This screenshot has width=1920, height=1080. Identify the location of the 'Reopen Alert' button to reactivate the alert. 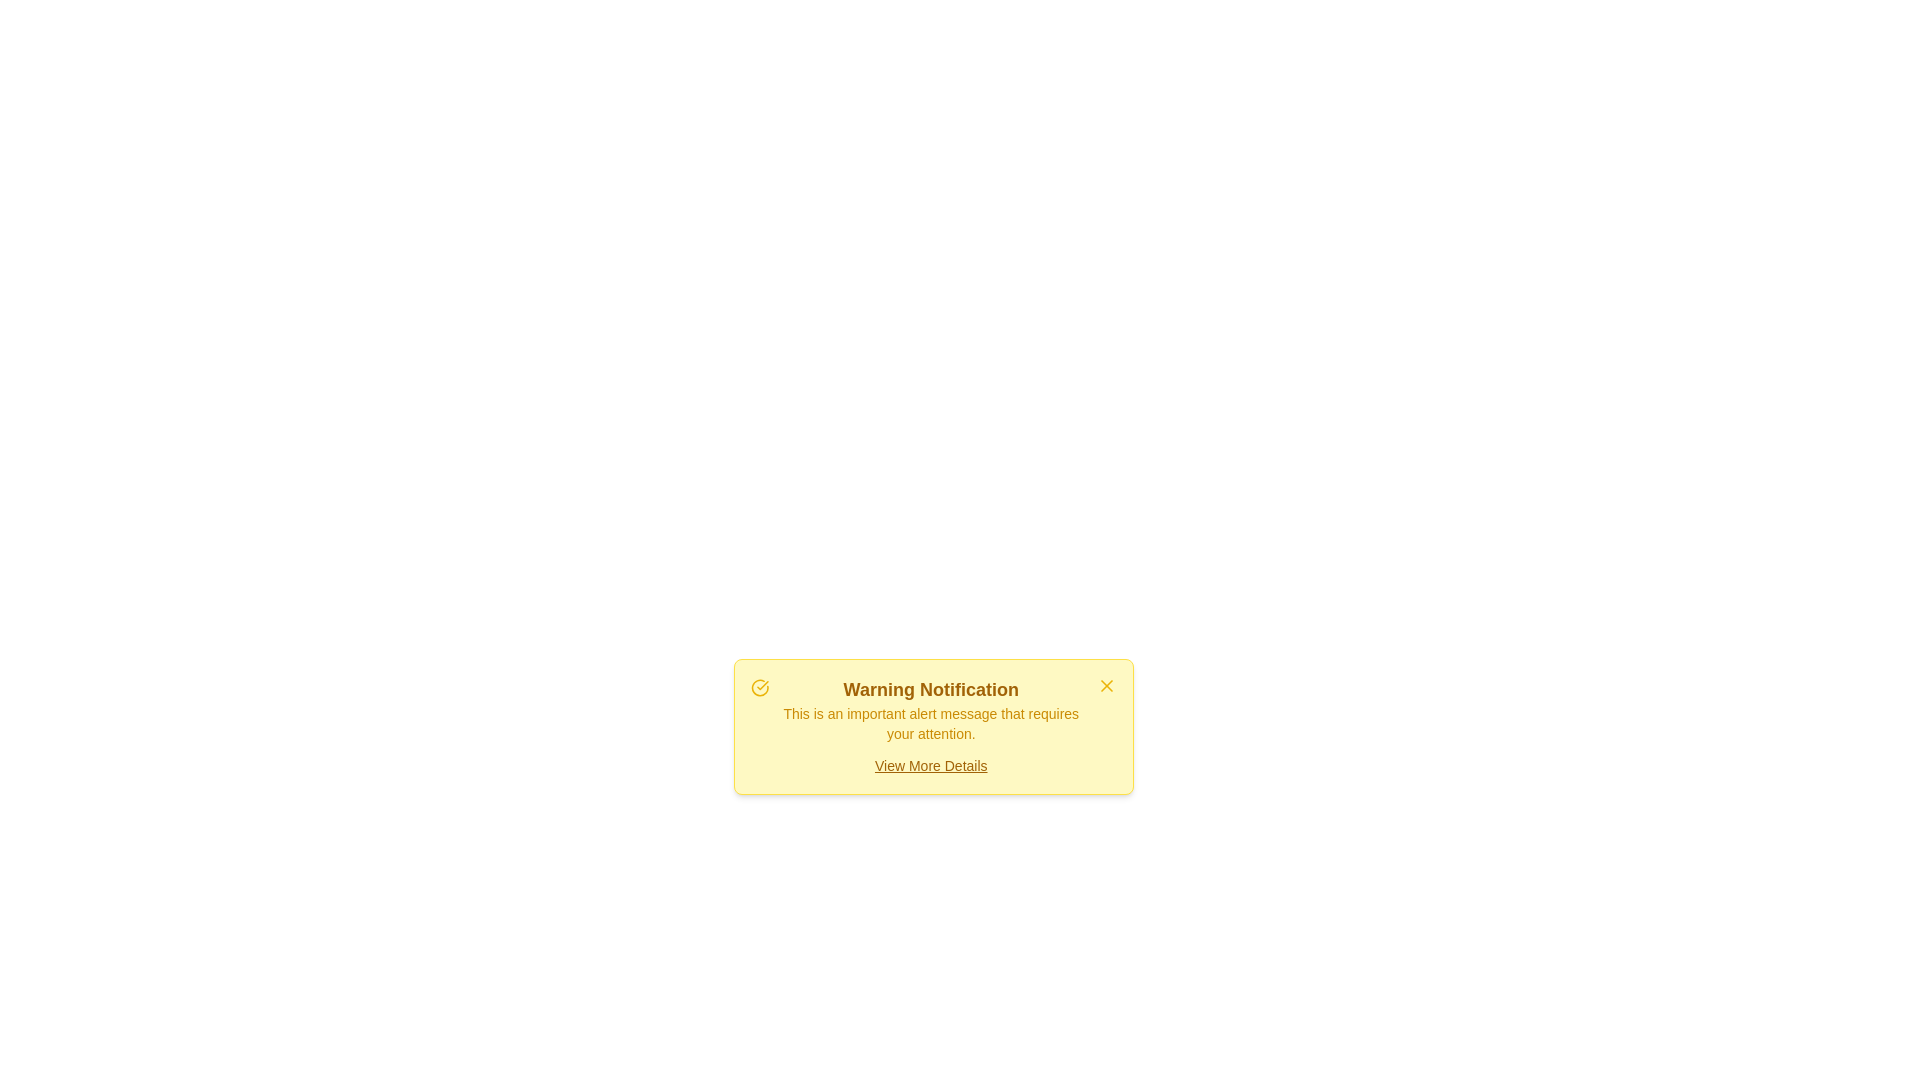
(933, 775).